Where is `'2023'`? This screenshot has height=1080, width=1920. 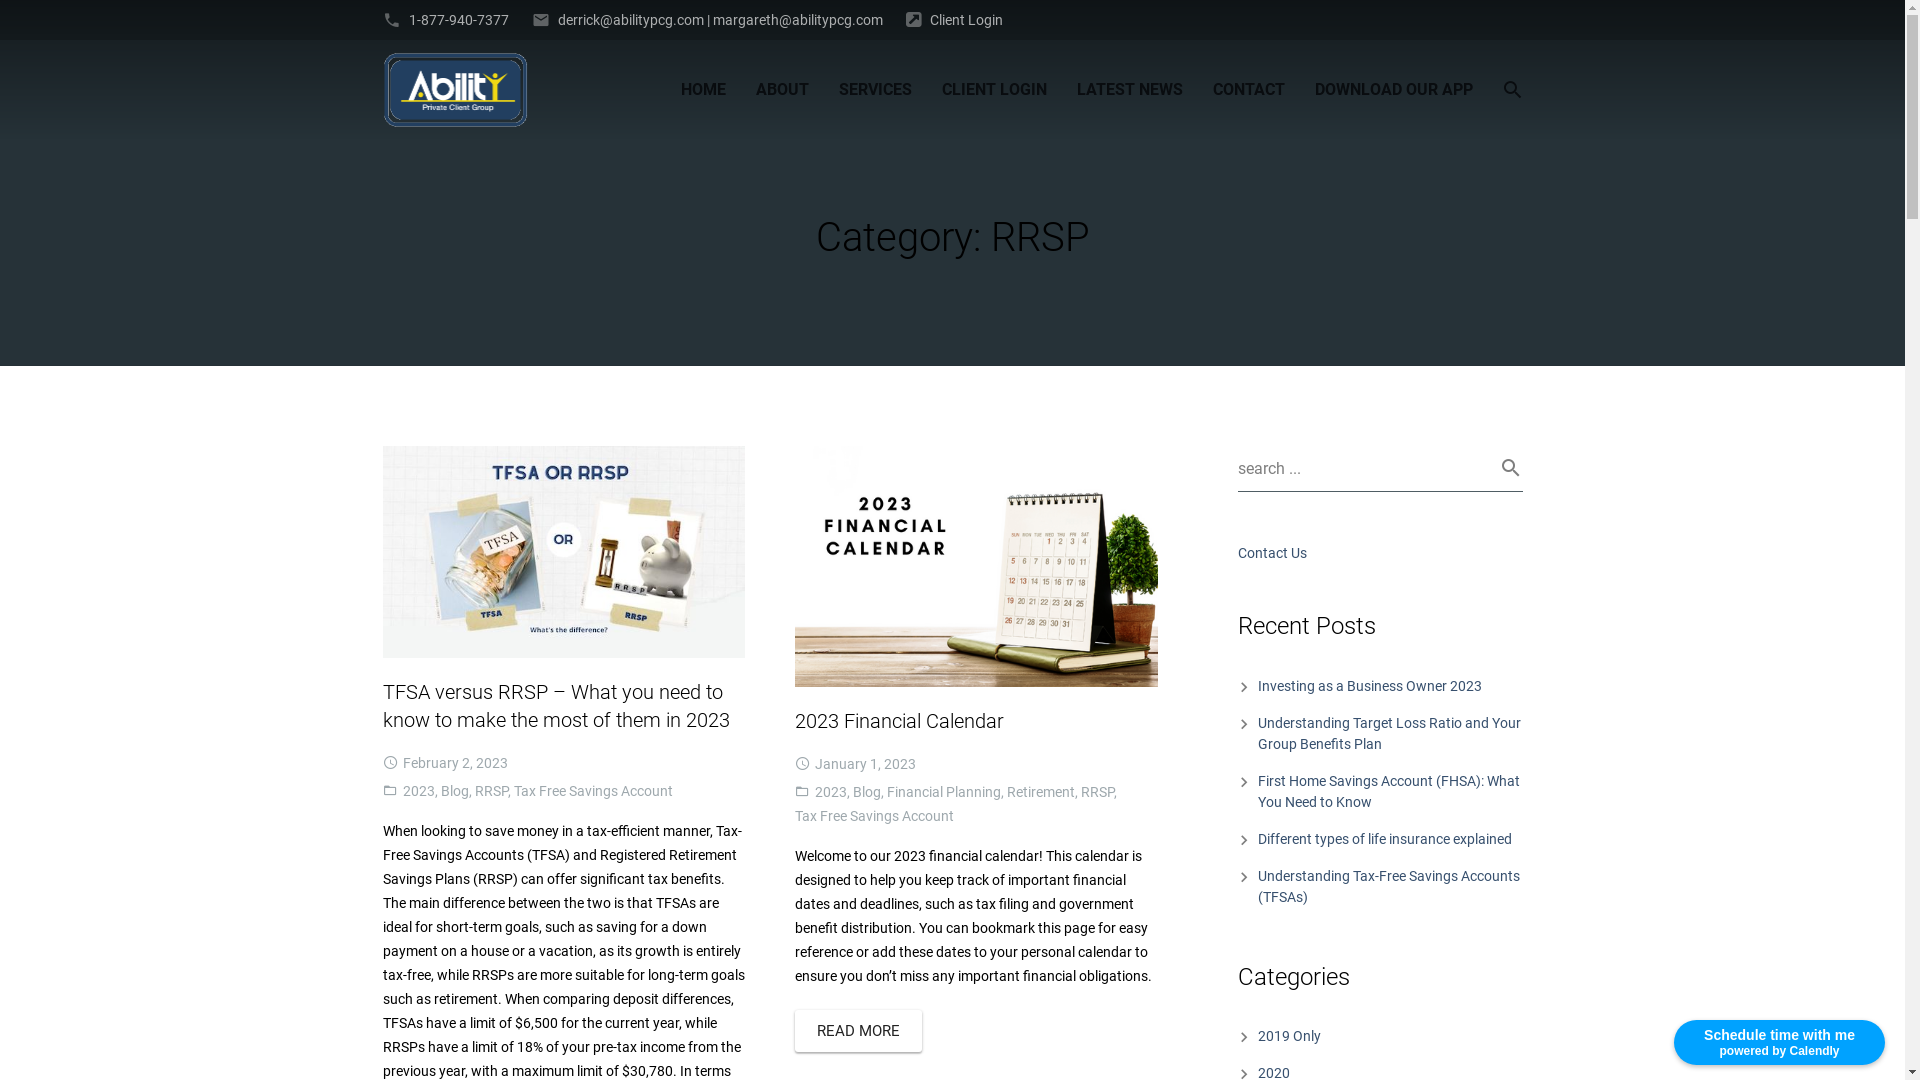
'2023' is located at coordinates (416, 789).